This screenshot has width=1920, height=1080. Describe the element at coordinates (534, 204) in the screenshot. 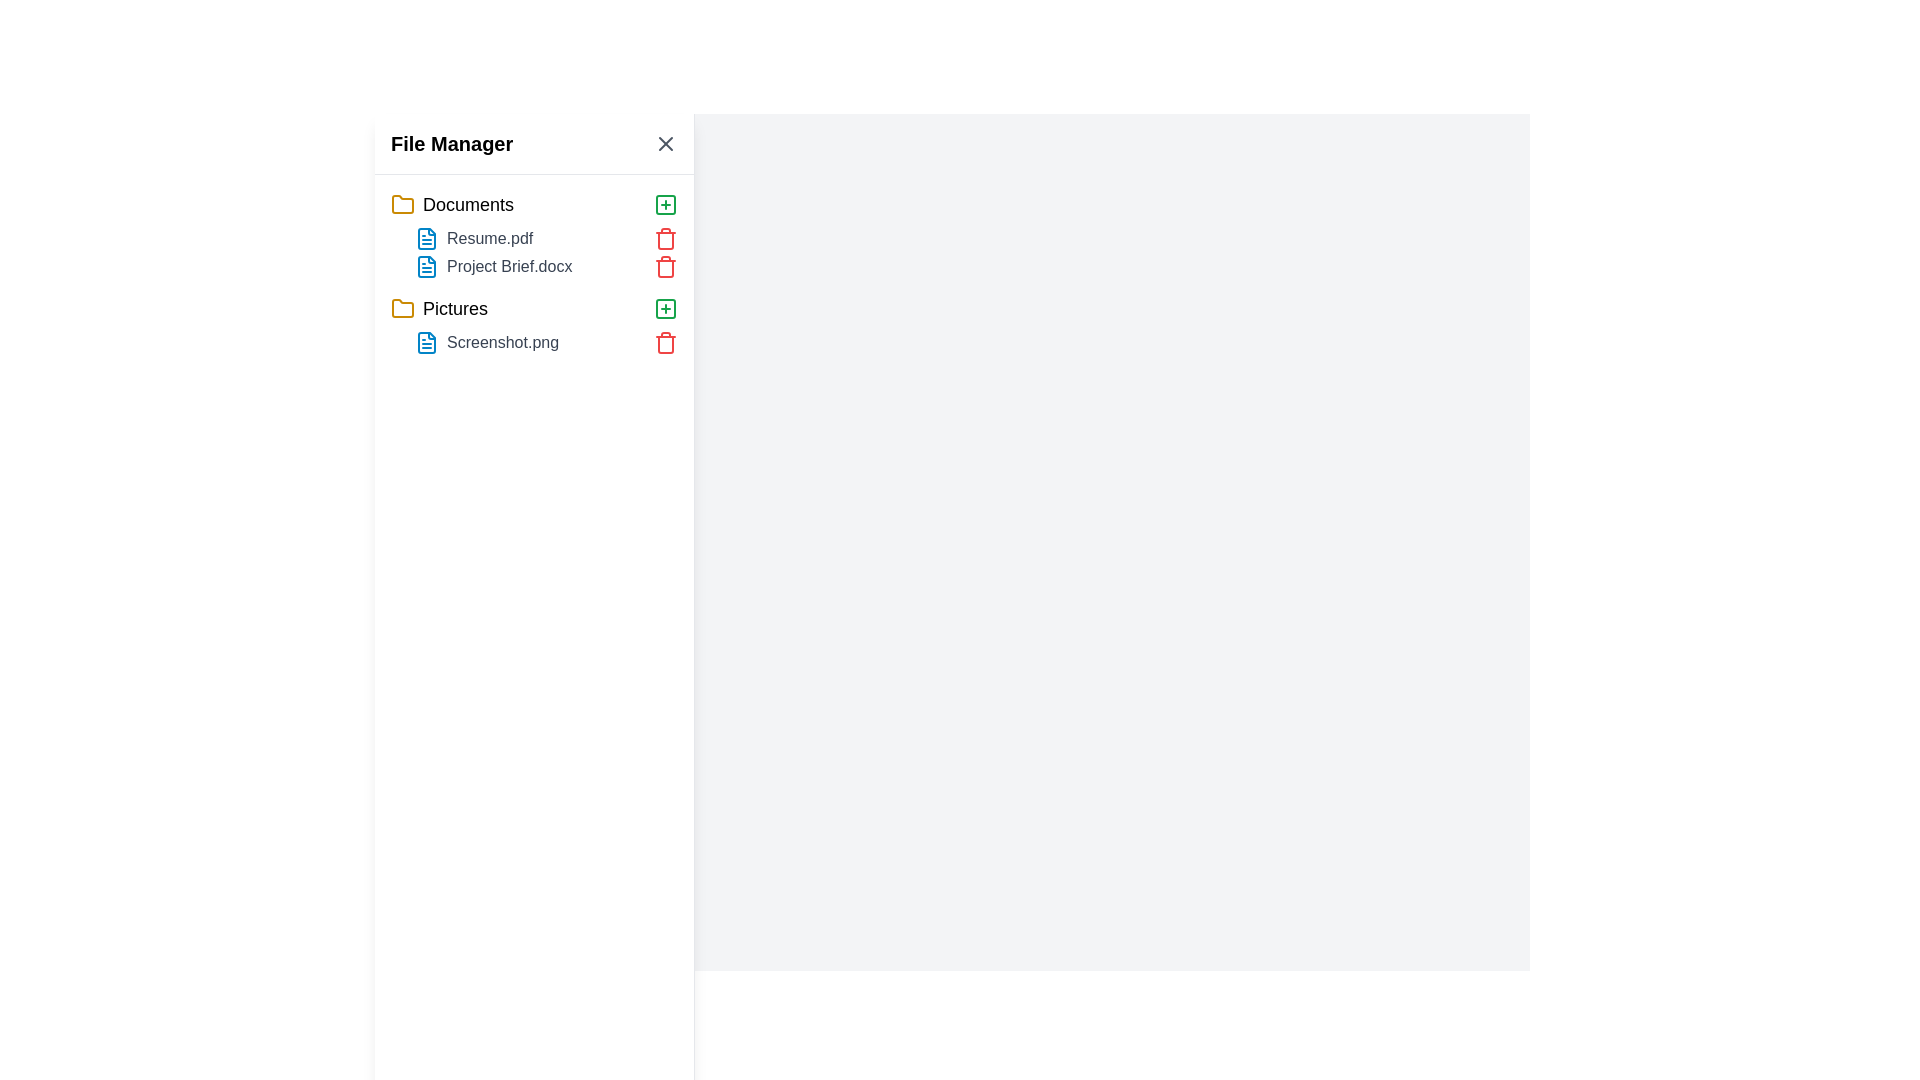

I see `the 'Documents' folder element` at that location.